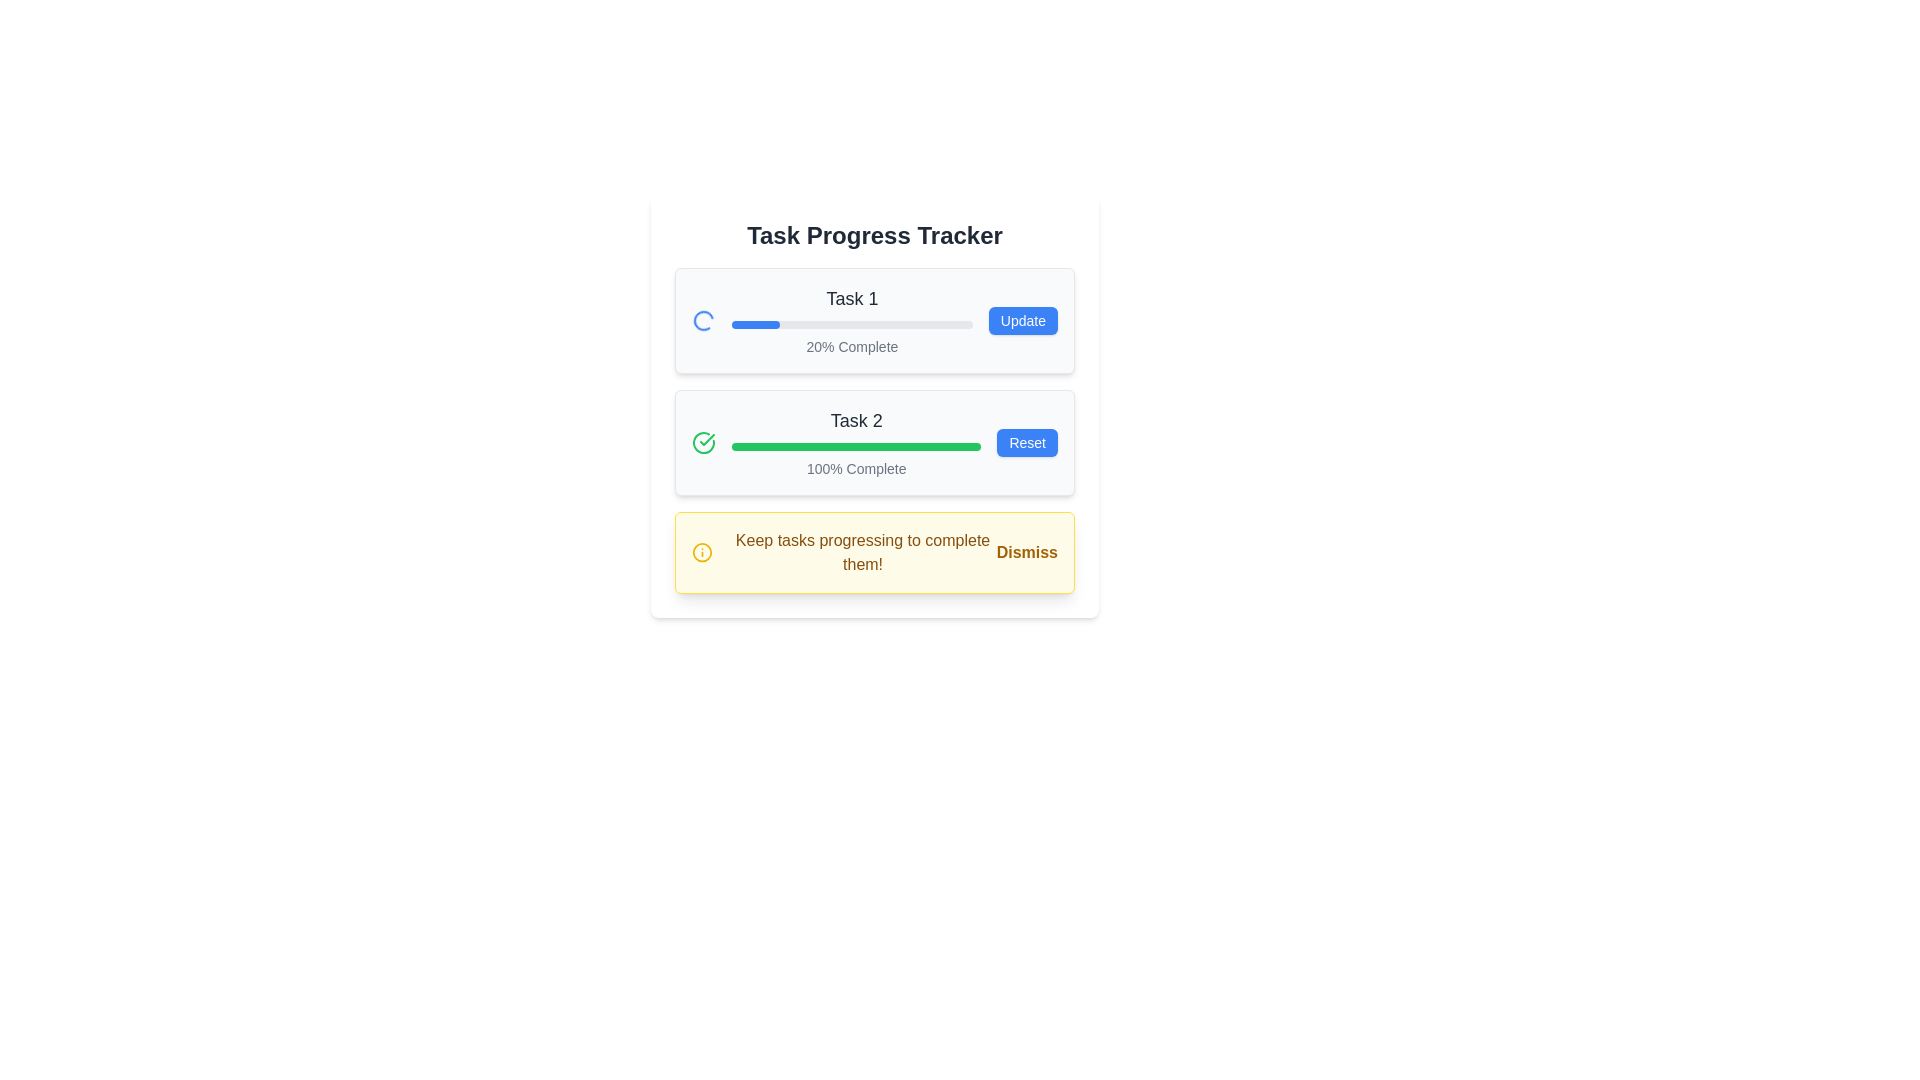  What do you see at coordinates (852, 299) in the screenshot?
I see `the text label displaying 'Task 1' in a medium-sized, gray-colored font at the top of the task card layout` at bounding box center [852, 299].